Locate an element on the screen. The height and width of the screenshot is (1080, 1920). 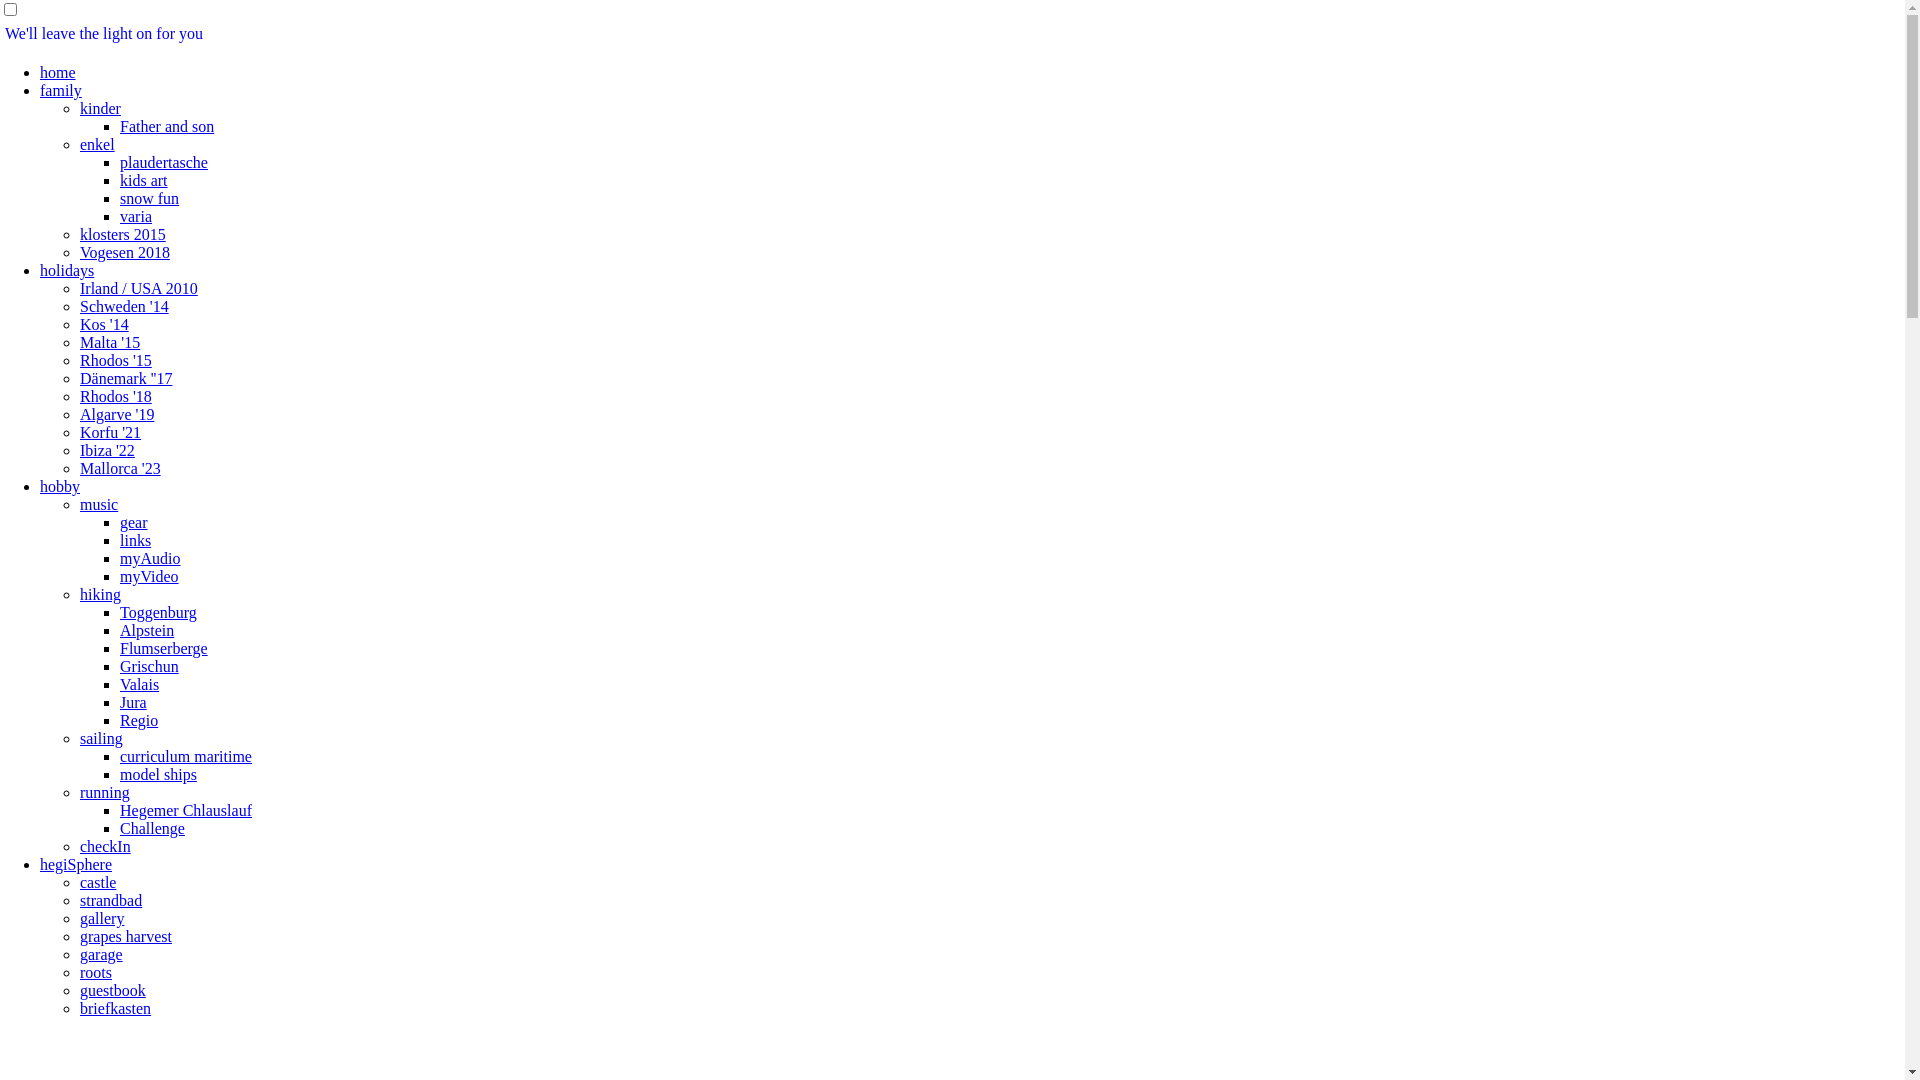
'garage' is located at coordinates (100, 953).